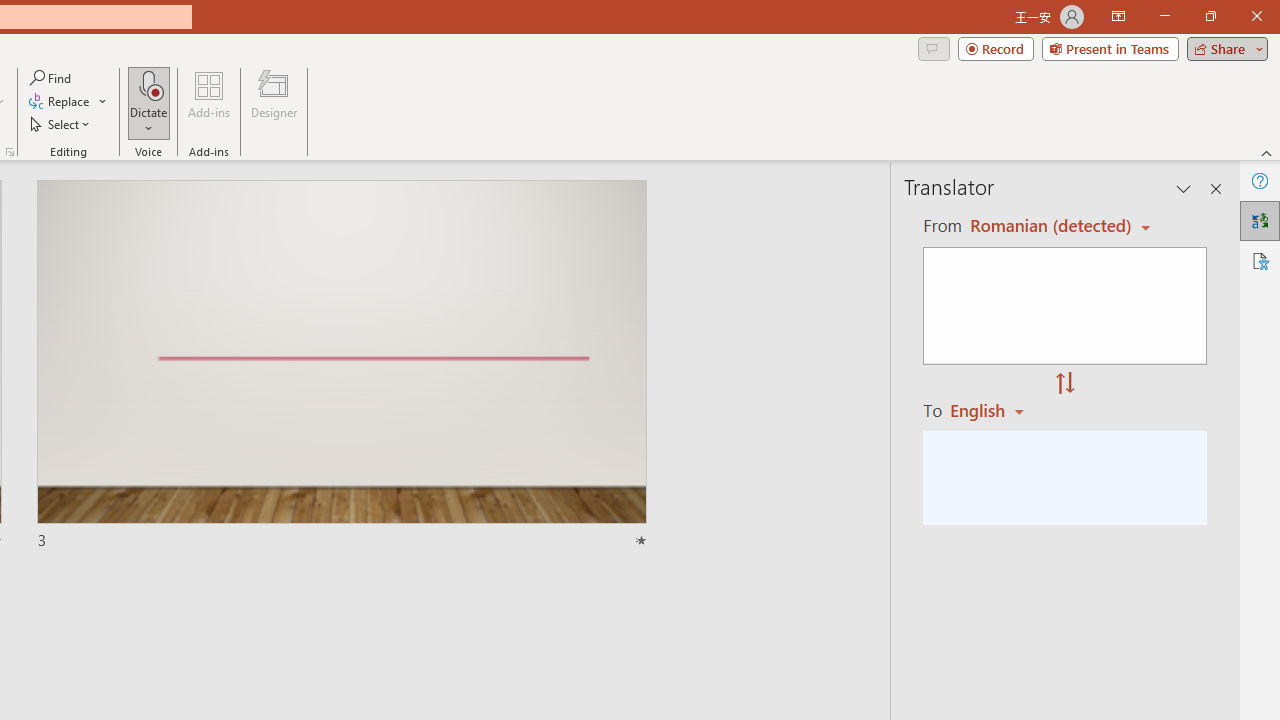  What do you see at coordinates (1064, 384) in the screenshot?
I see `'Swap "from" and "to" languages.'` at bounding box center [1064, 384].